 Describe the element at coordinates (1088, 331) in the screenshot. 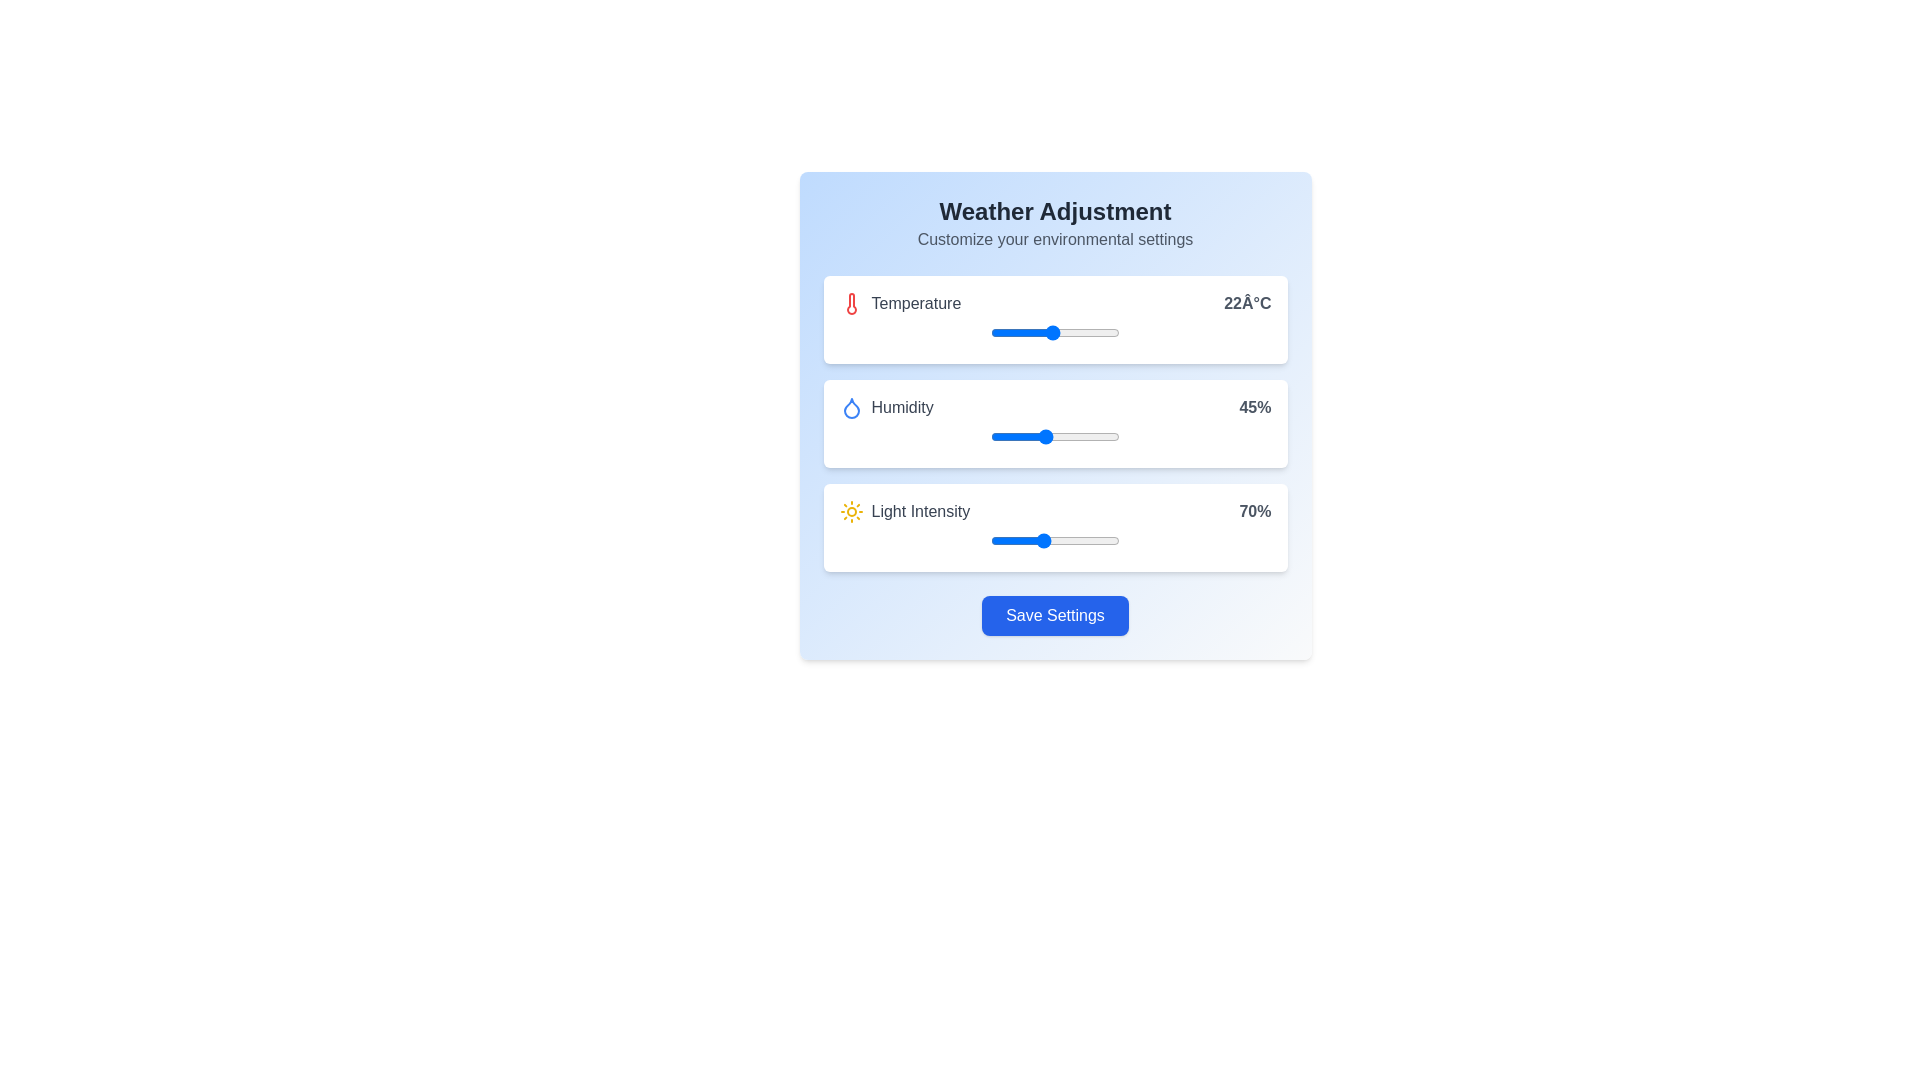

I see `the temperature` at that location.